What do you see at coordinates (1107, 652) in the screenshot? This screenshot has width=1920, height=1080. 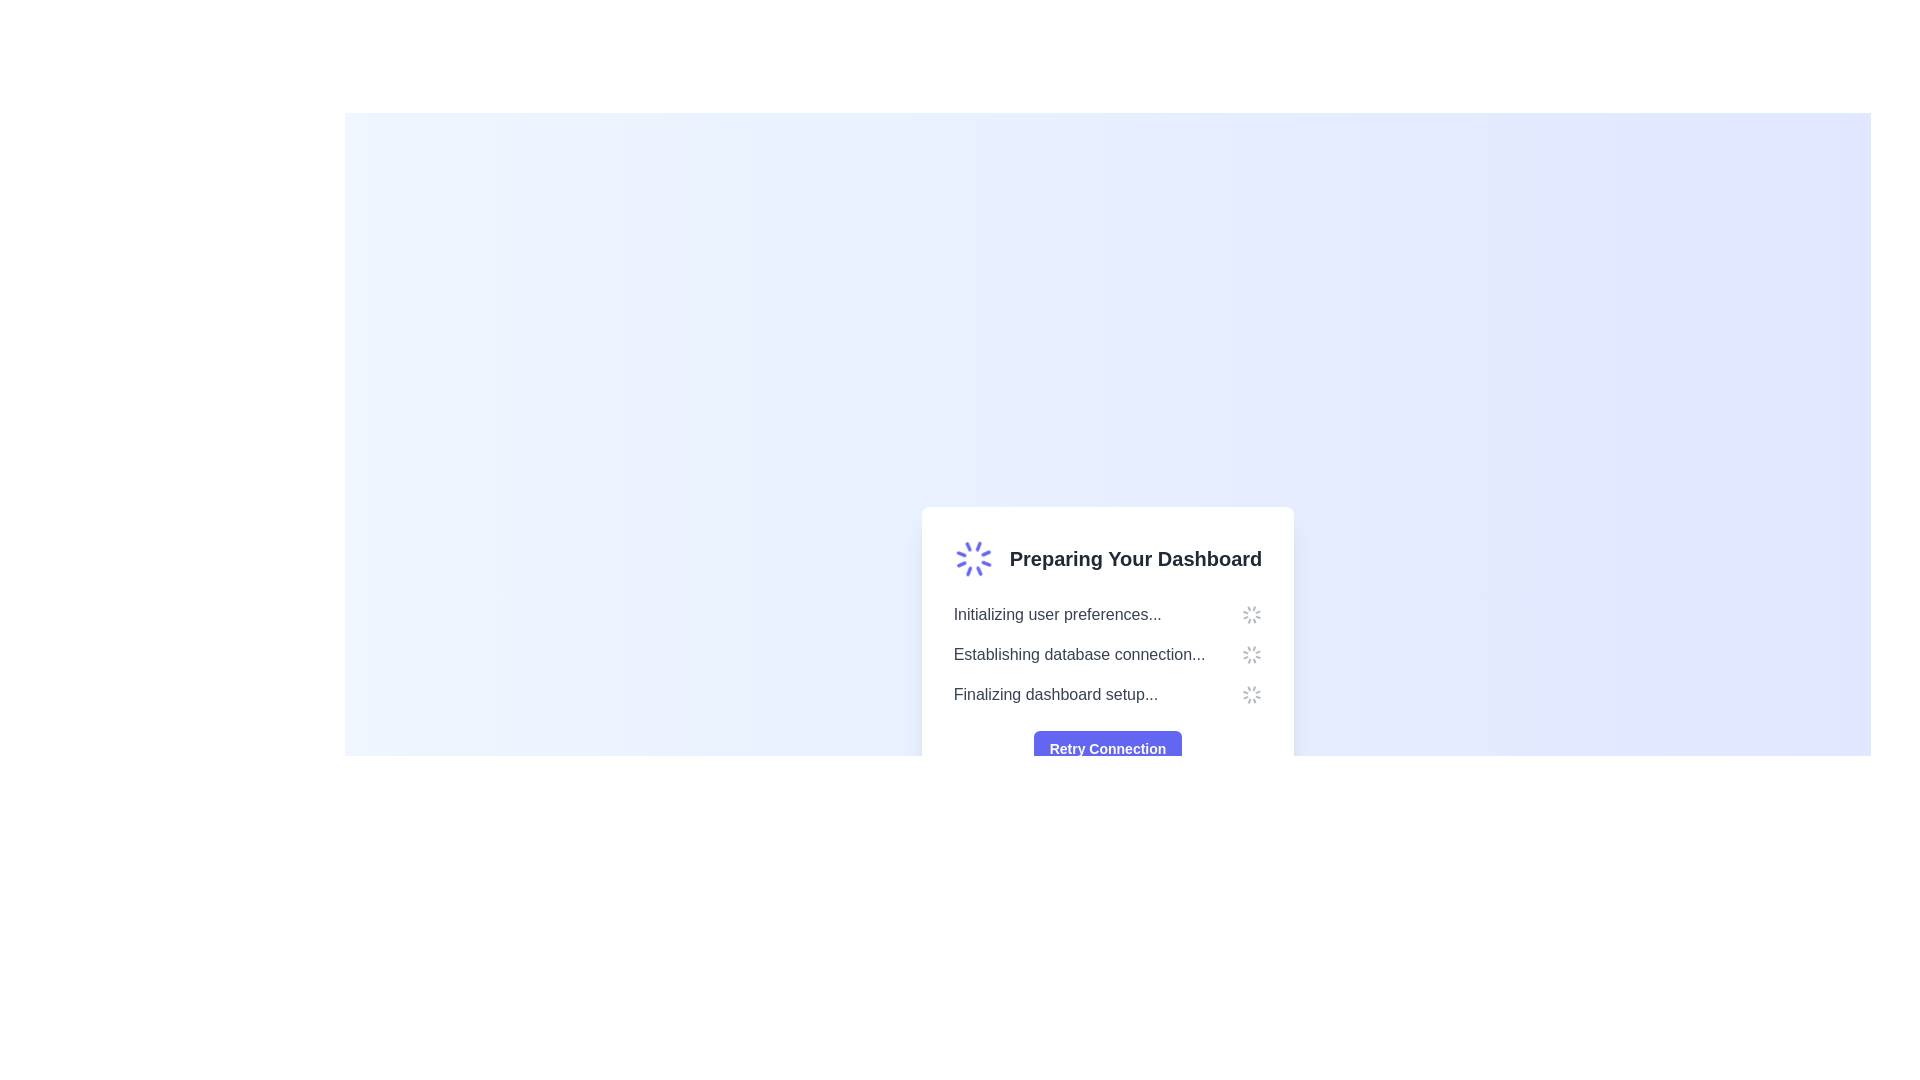 I see `the status dashboard element that displays initialization progress and provides a retry option` at bounding box center [1107, 652].